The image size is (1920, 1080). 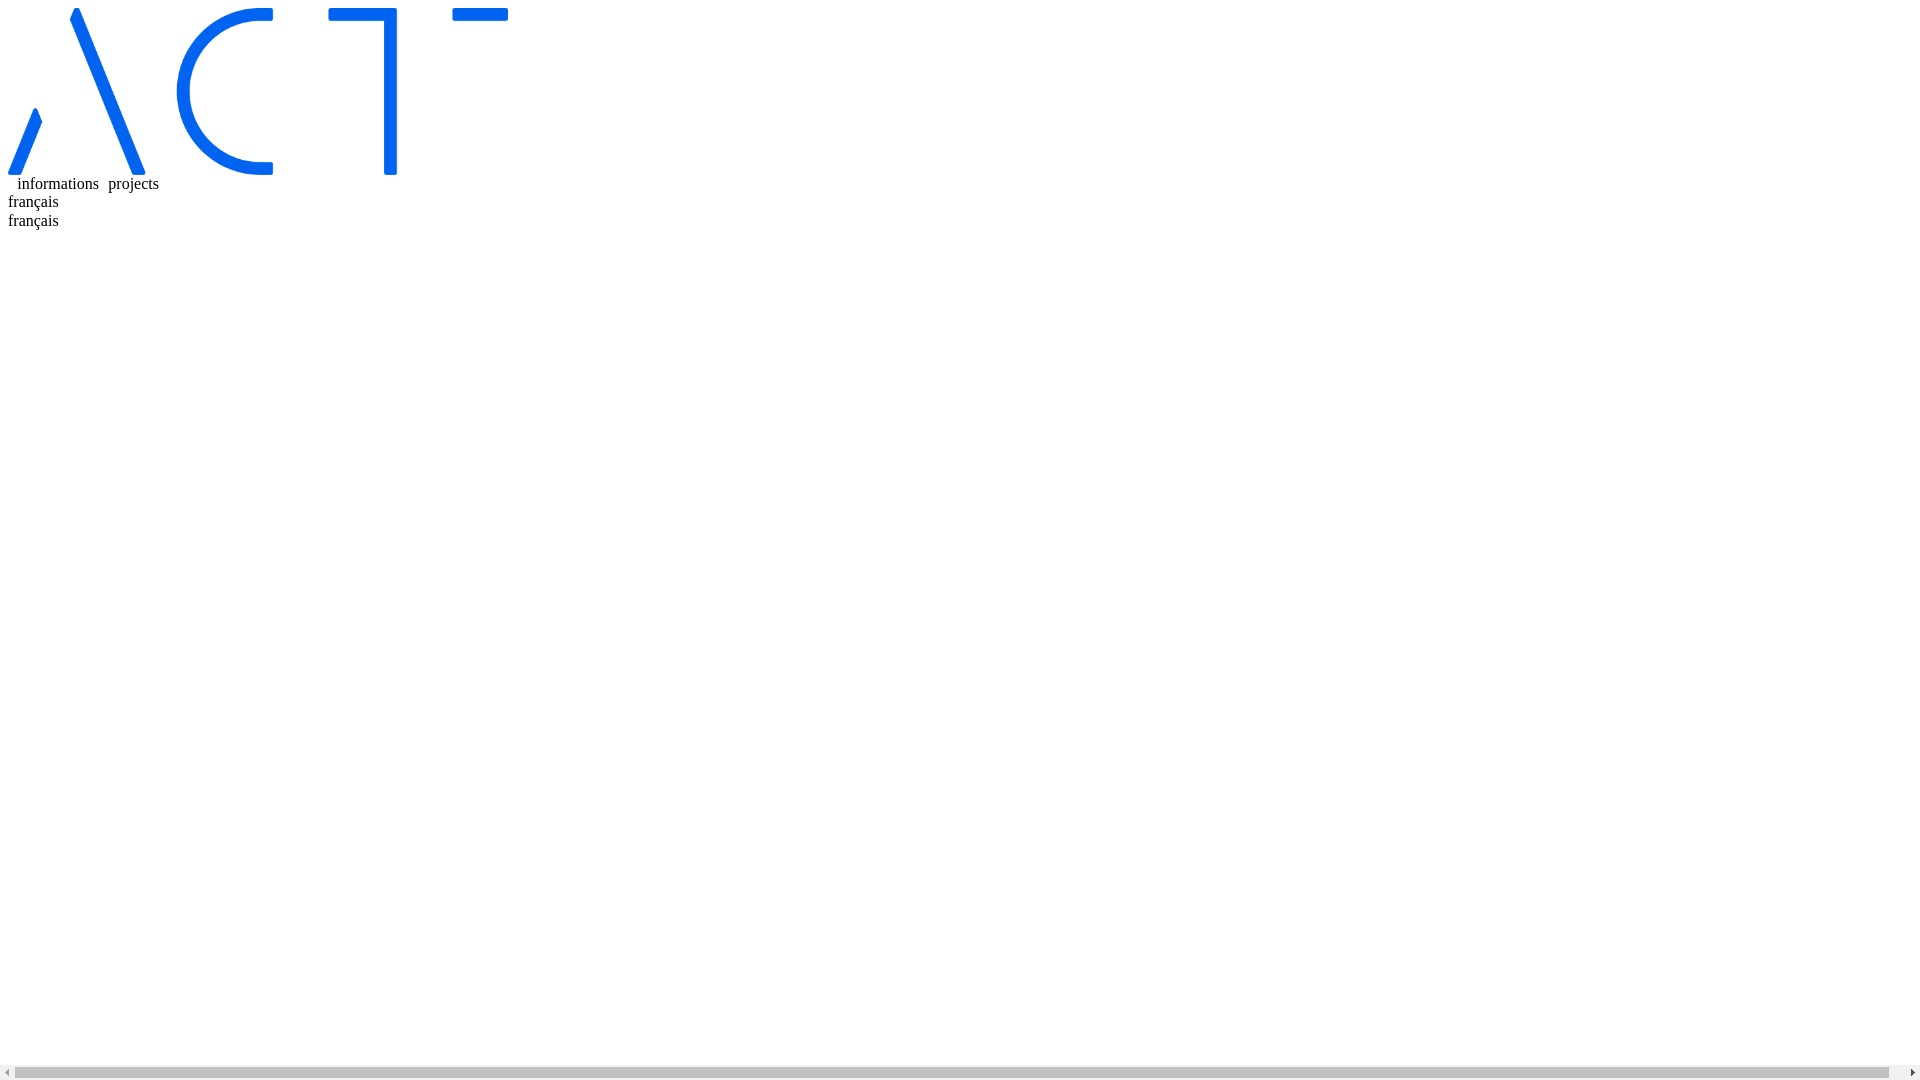 What do you see at coordinates (132, 183) in the screenshot?
I see `'projects'` at bounding box center [132, 183].